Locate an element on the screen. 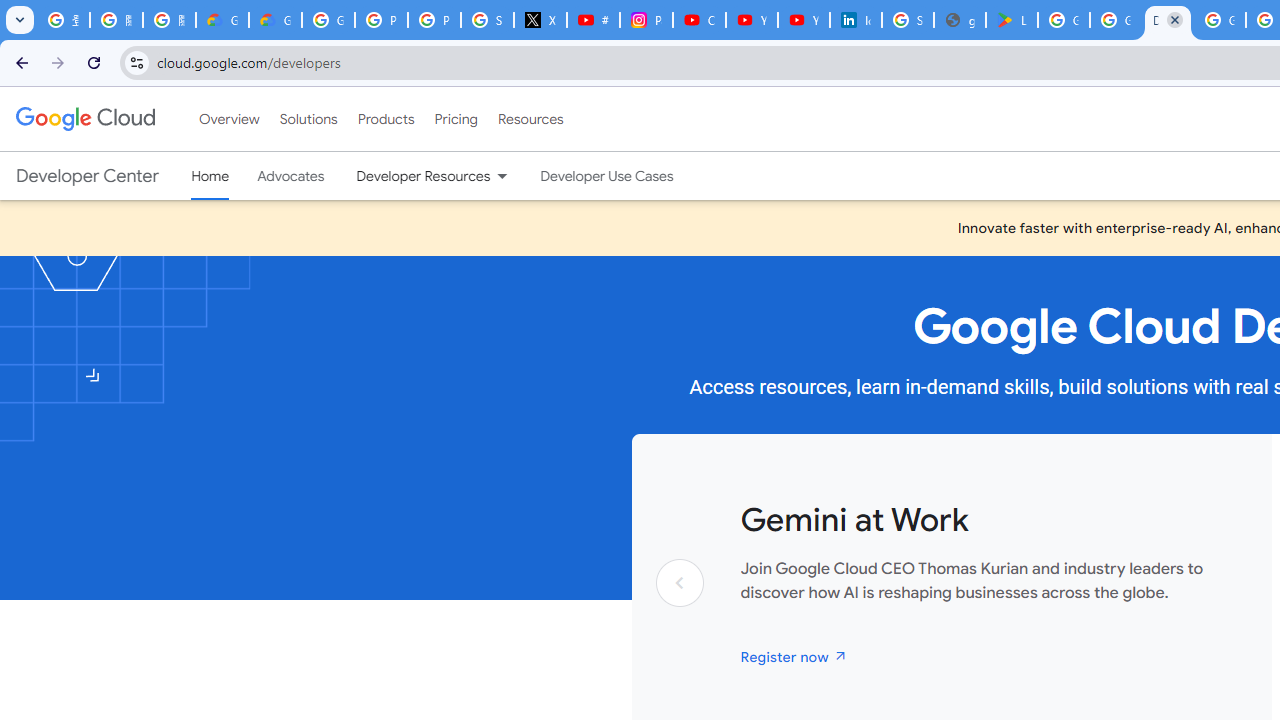 Image resolution: width=1280 pixels, height=720 pixels. 'Sign in - Google Accounts' is located at coordinates (487, 20).